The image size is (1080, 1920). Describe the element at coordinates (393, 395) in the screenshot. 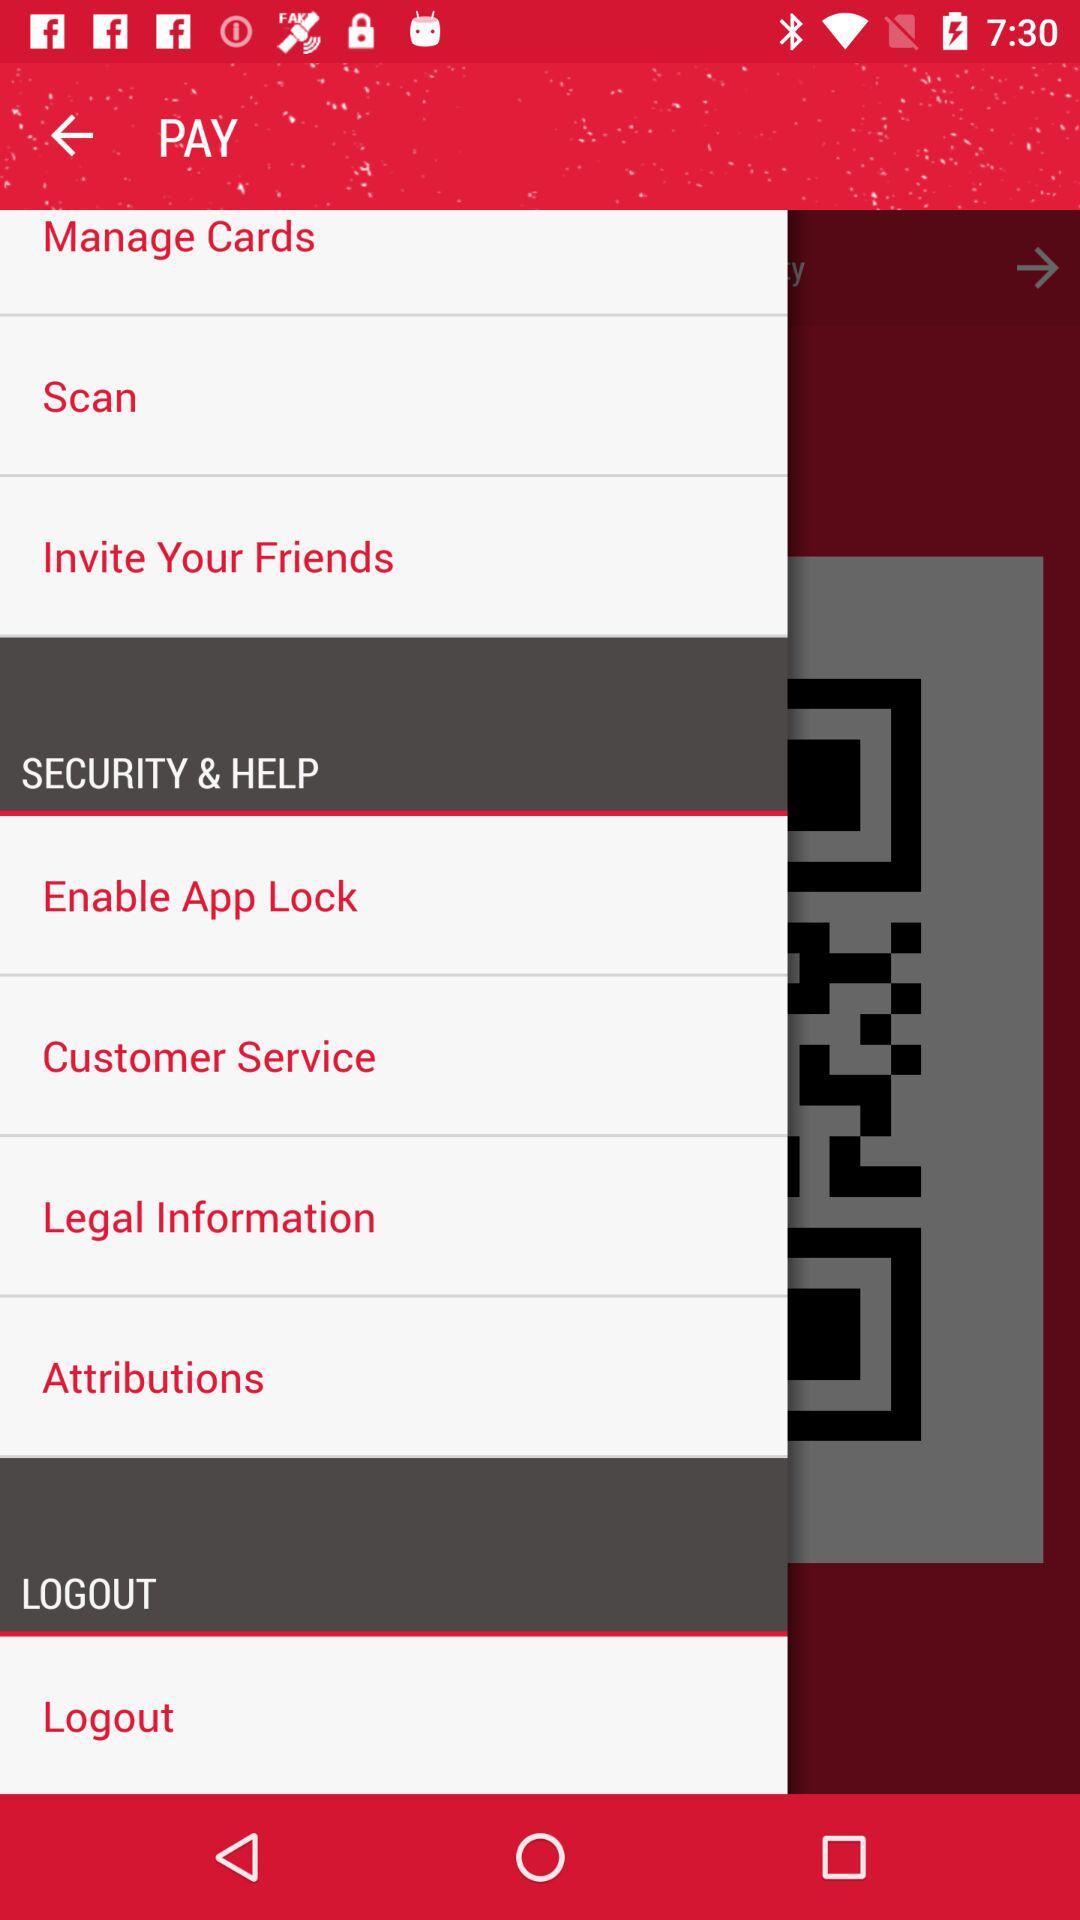

I see `scan item` at that location.